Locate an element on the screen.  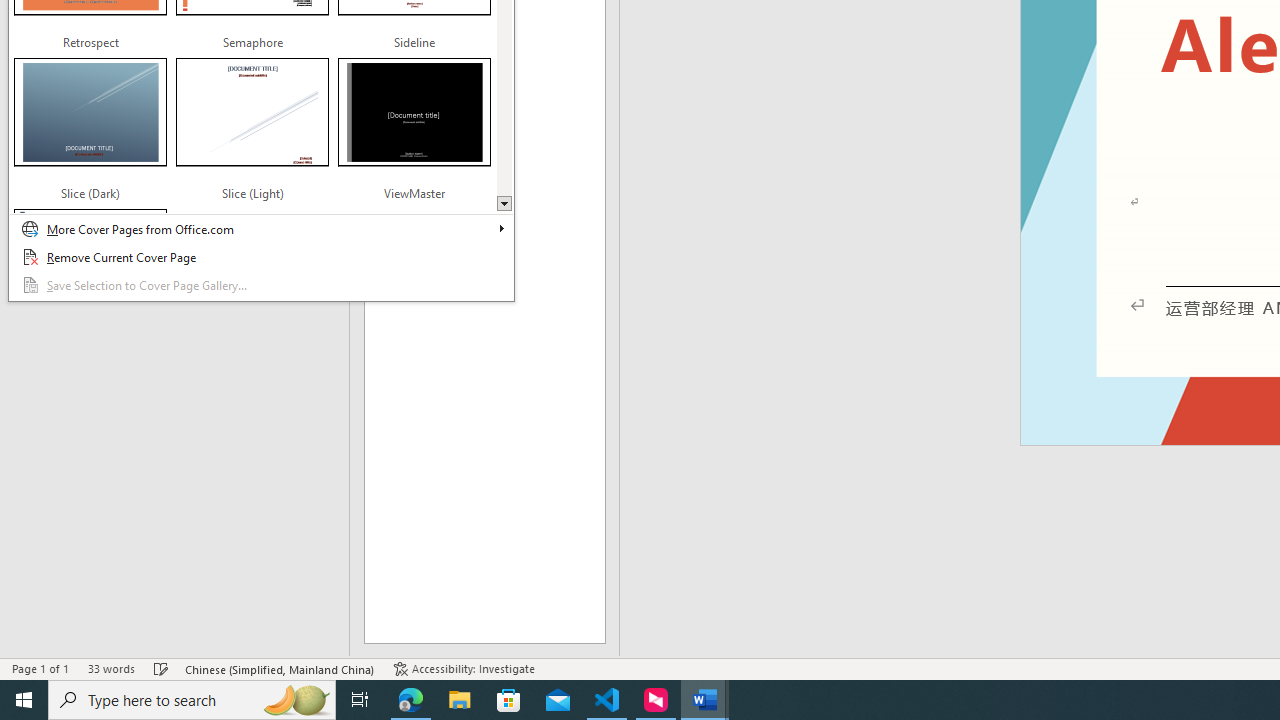
'Search highlights icon opens search home window' is located at coordinates (294, 698).